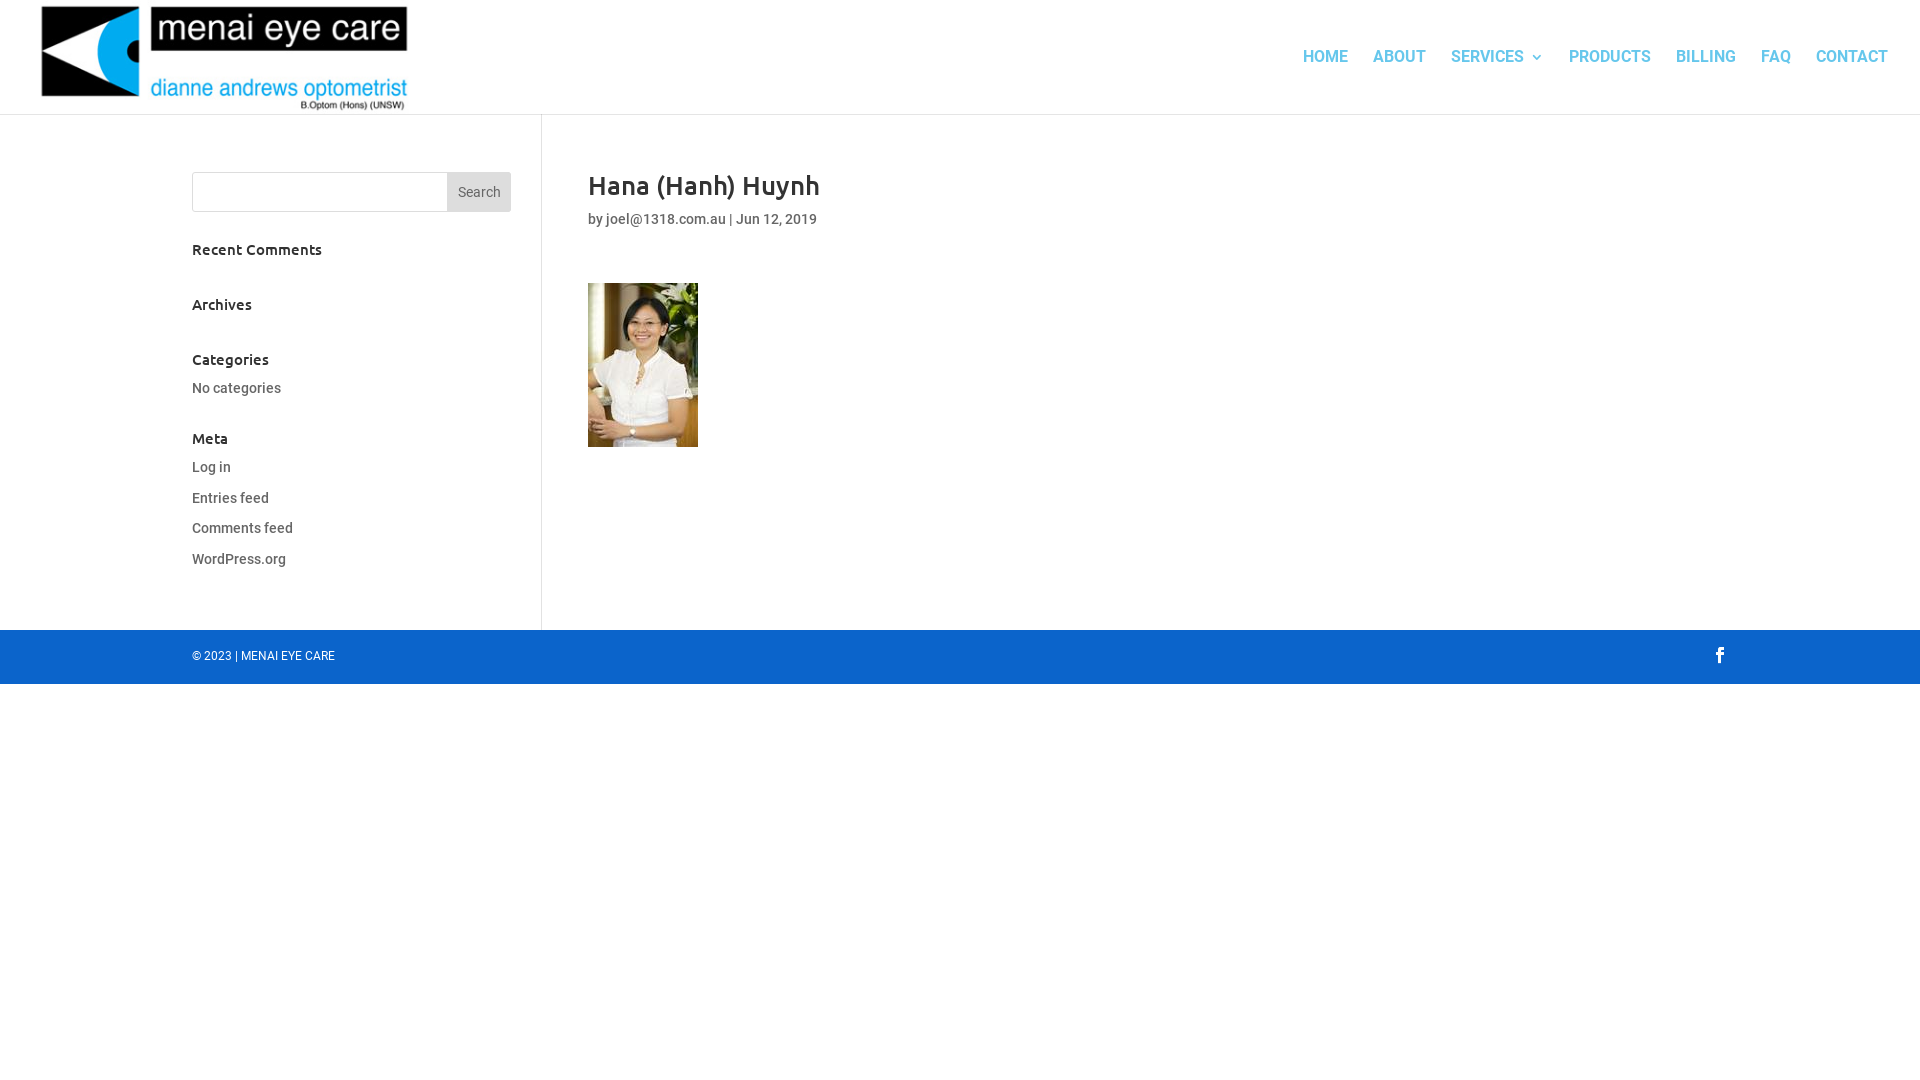 Image resolution: width=1920 pixels, height=1080 pixels. I want to click on 'Log in', so click(211, 466).